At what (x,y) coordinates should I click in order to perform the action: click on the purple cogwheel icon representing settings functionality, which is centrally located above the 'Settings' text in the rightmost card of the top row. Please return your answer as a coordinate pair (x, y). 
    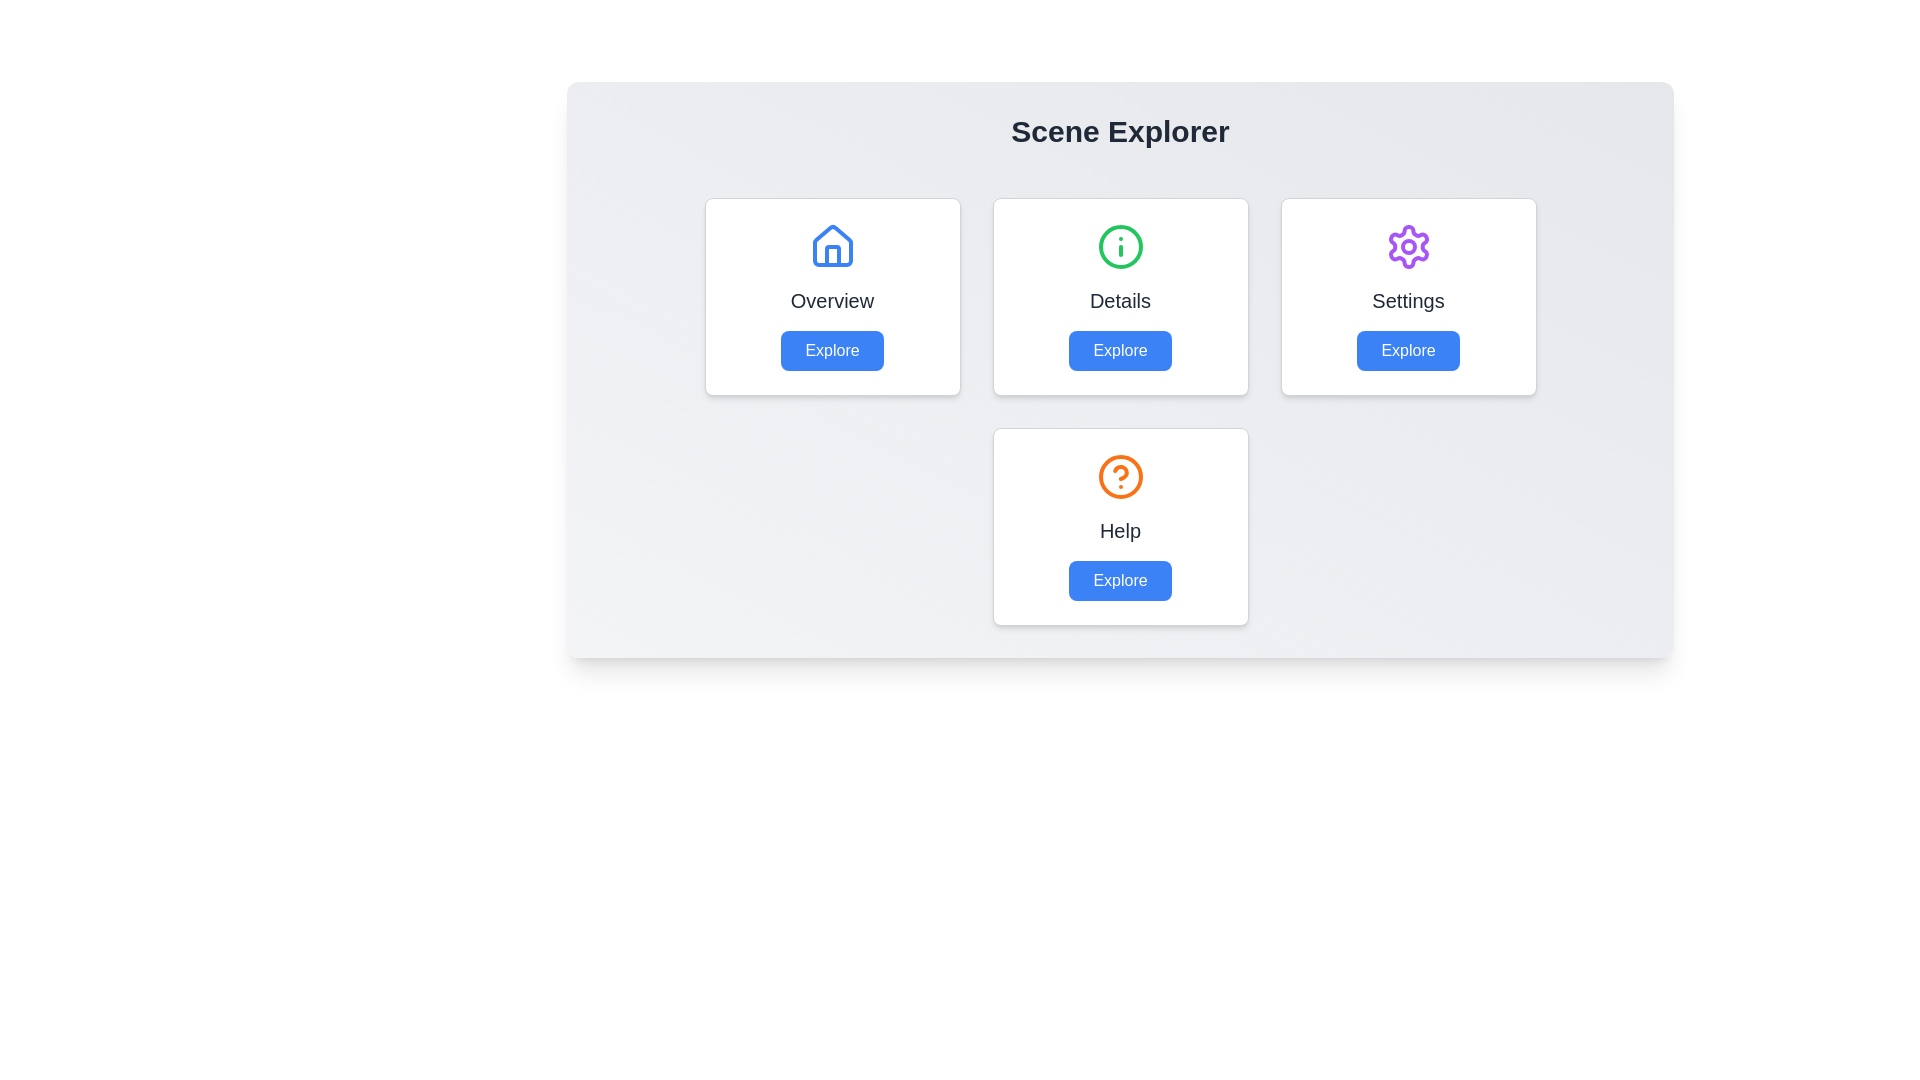
    Looking at the image, I should click on (1407, 245).